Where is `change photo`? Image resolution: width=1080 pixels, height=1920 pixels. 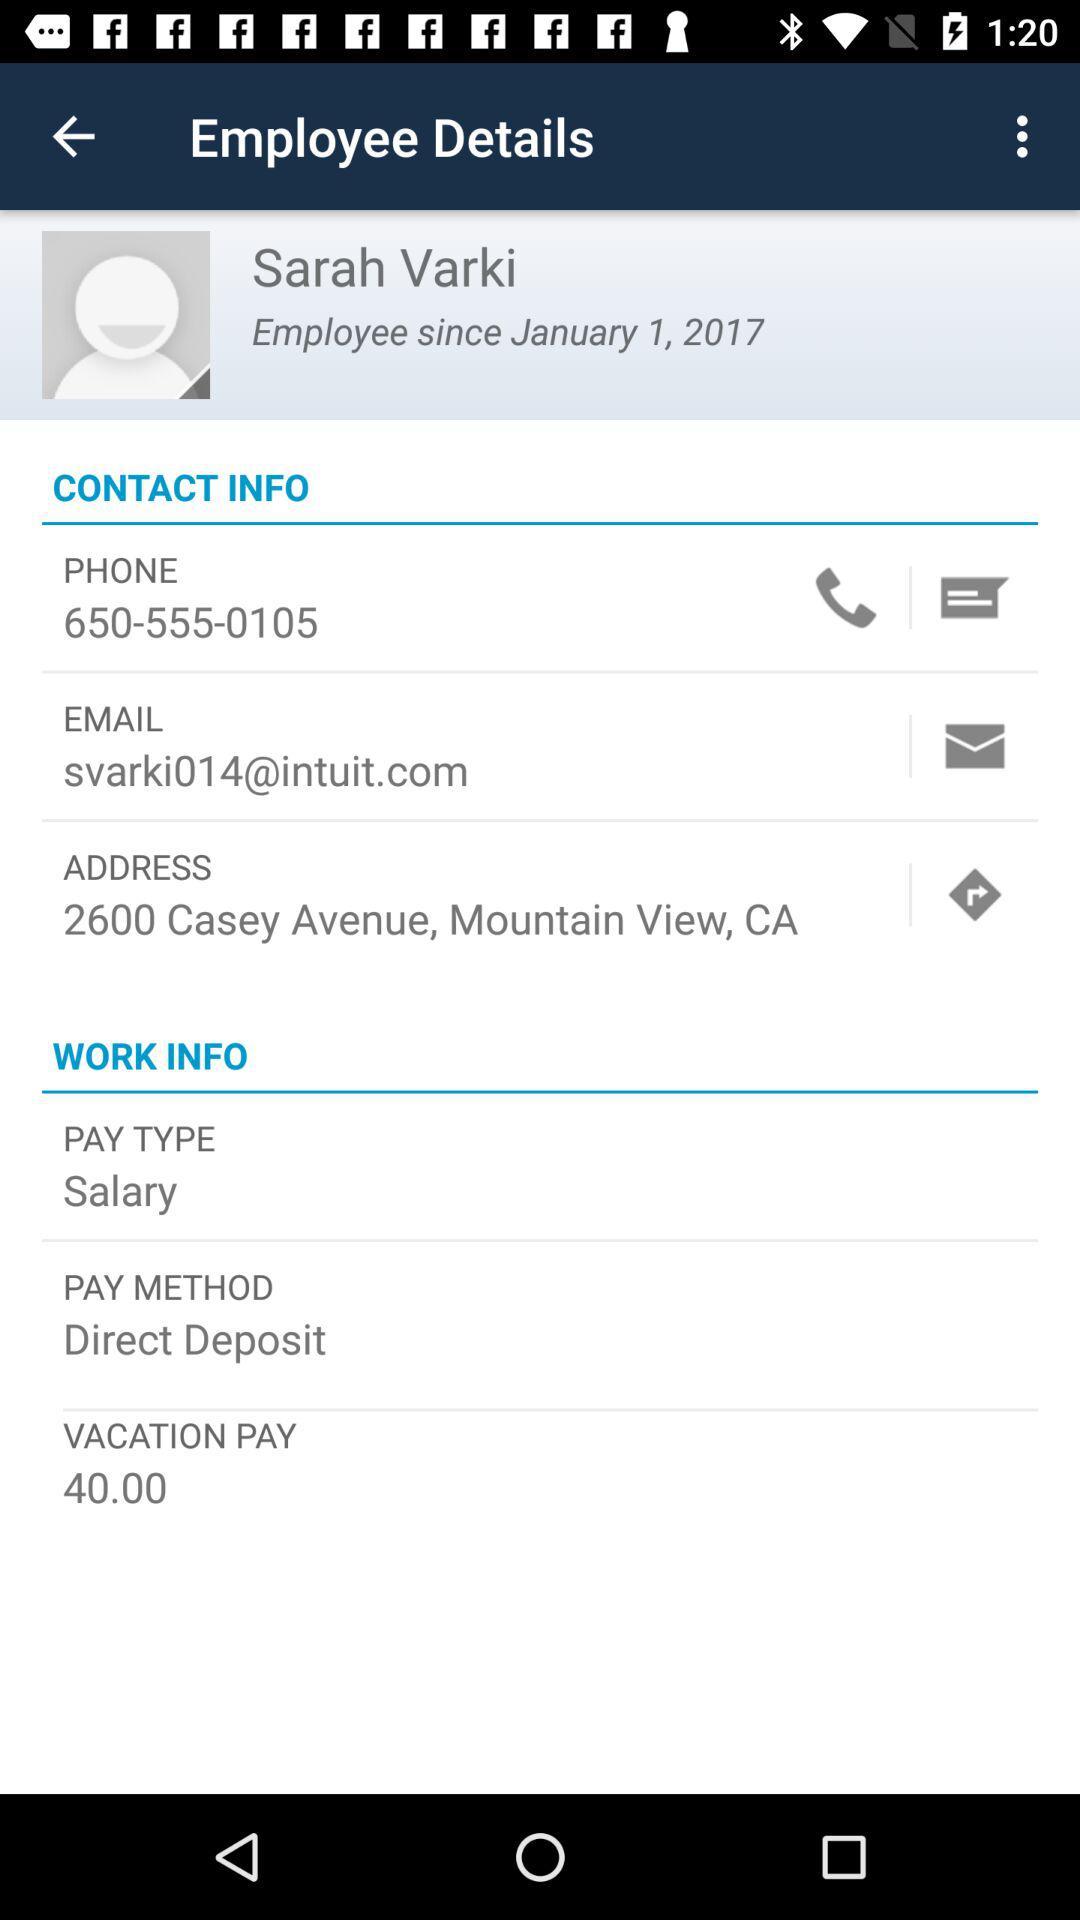 change photo is located at coordinates (126, 314).